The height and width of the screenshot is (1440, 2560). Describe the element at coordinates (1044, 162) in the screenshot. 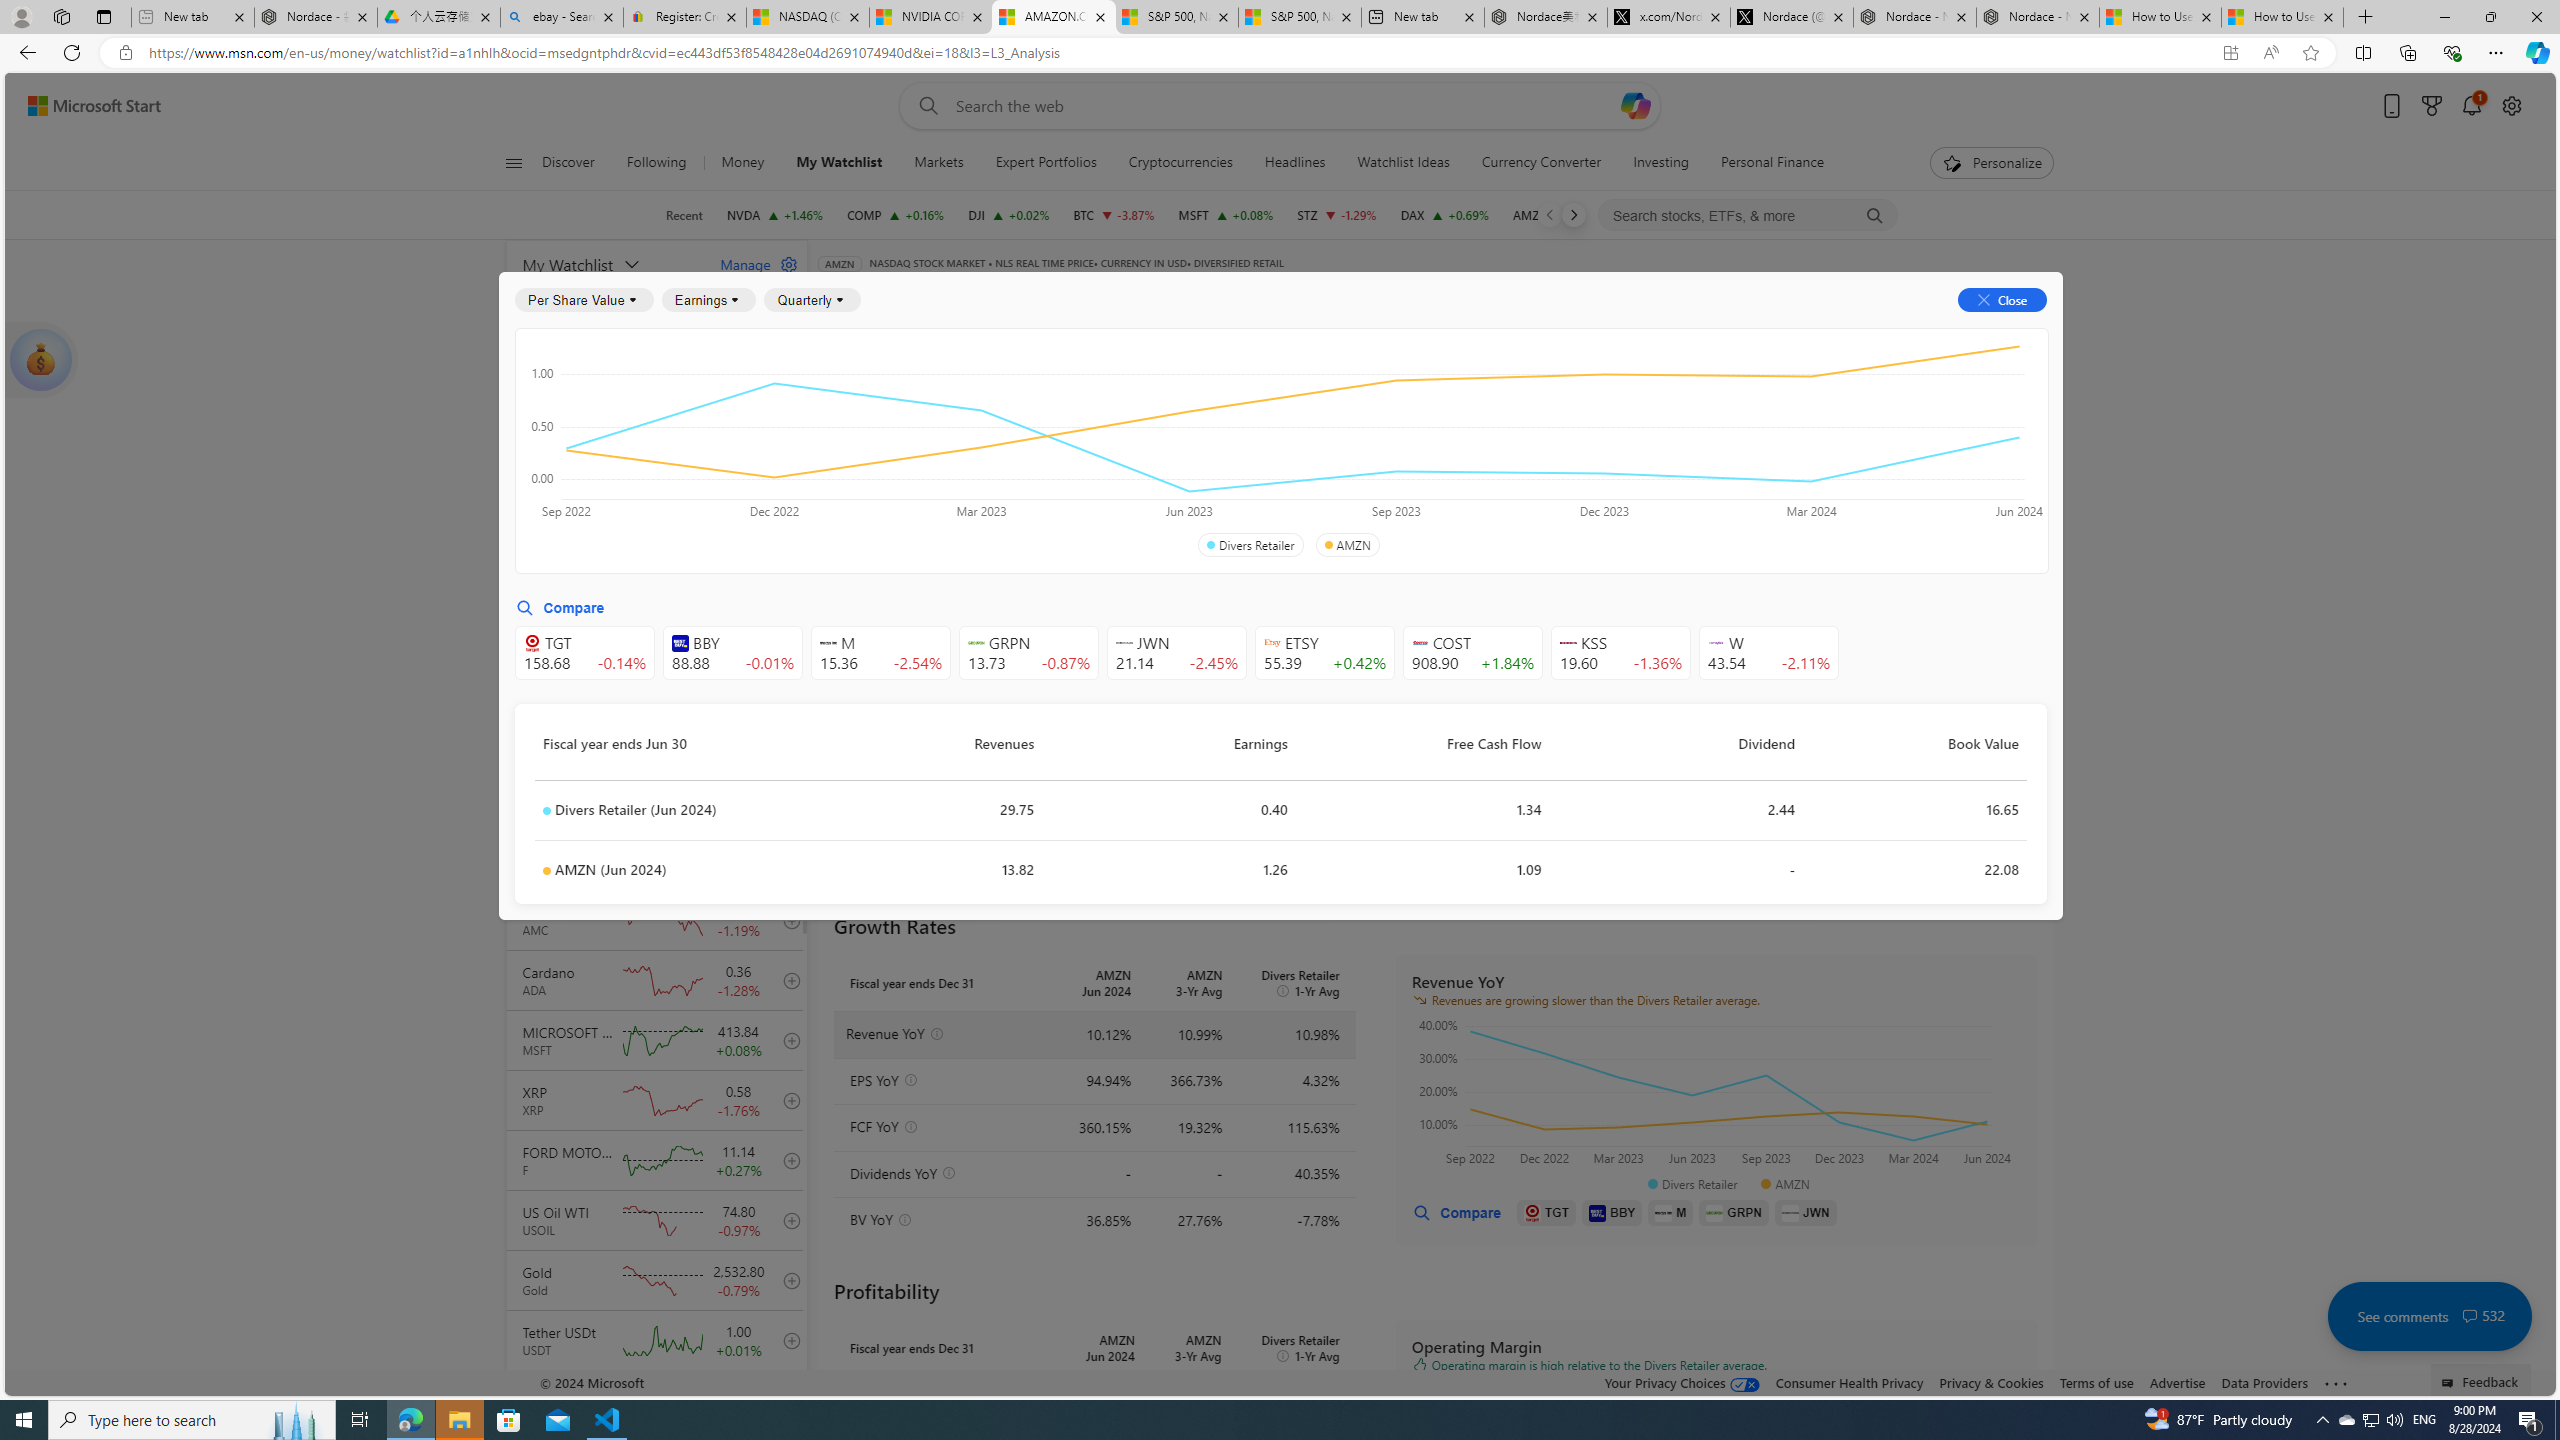

I see `'Expert Portfolios'` at that location.